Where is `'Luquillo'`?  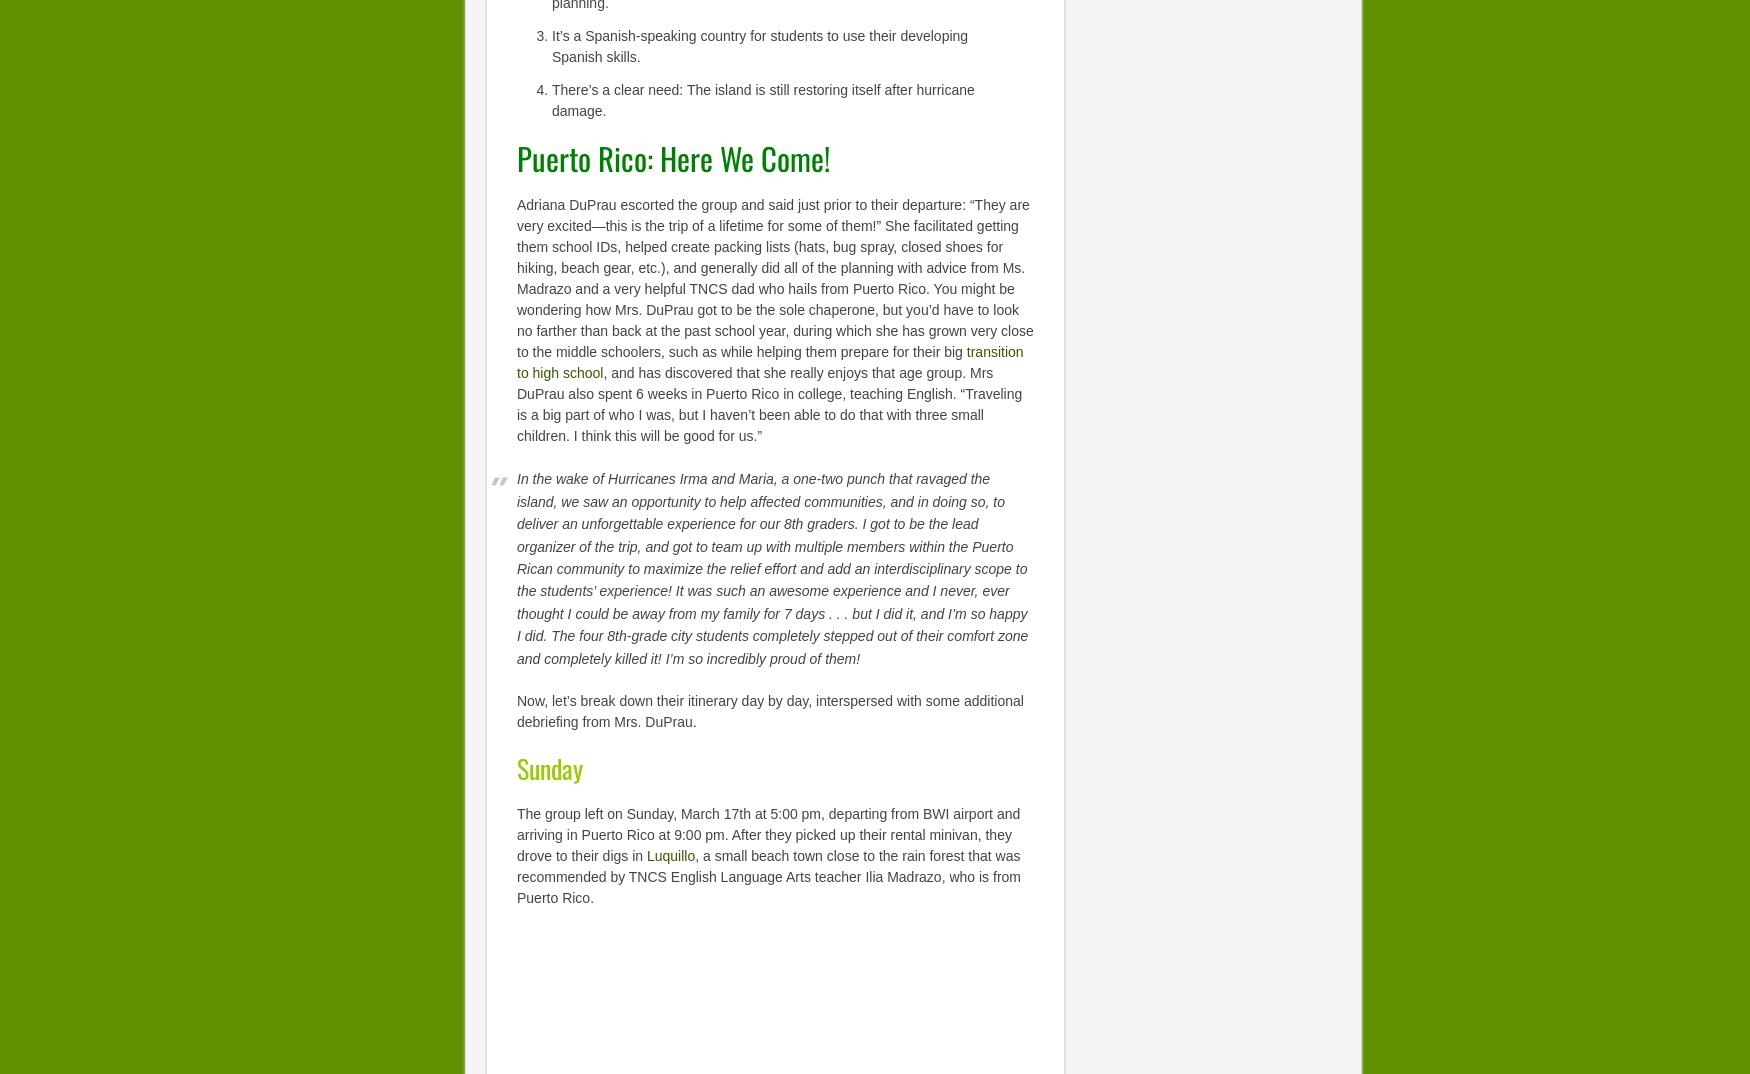 'Luquillo' is located at coordinates (669, 855).